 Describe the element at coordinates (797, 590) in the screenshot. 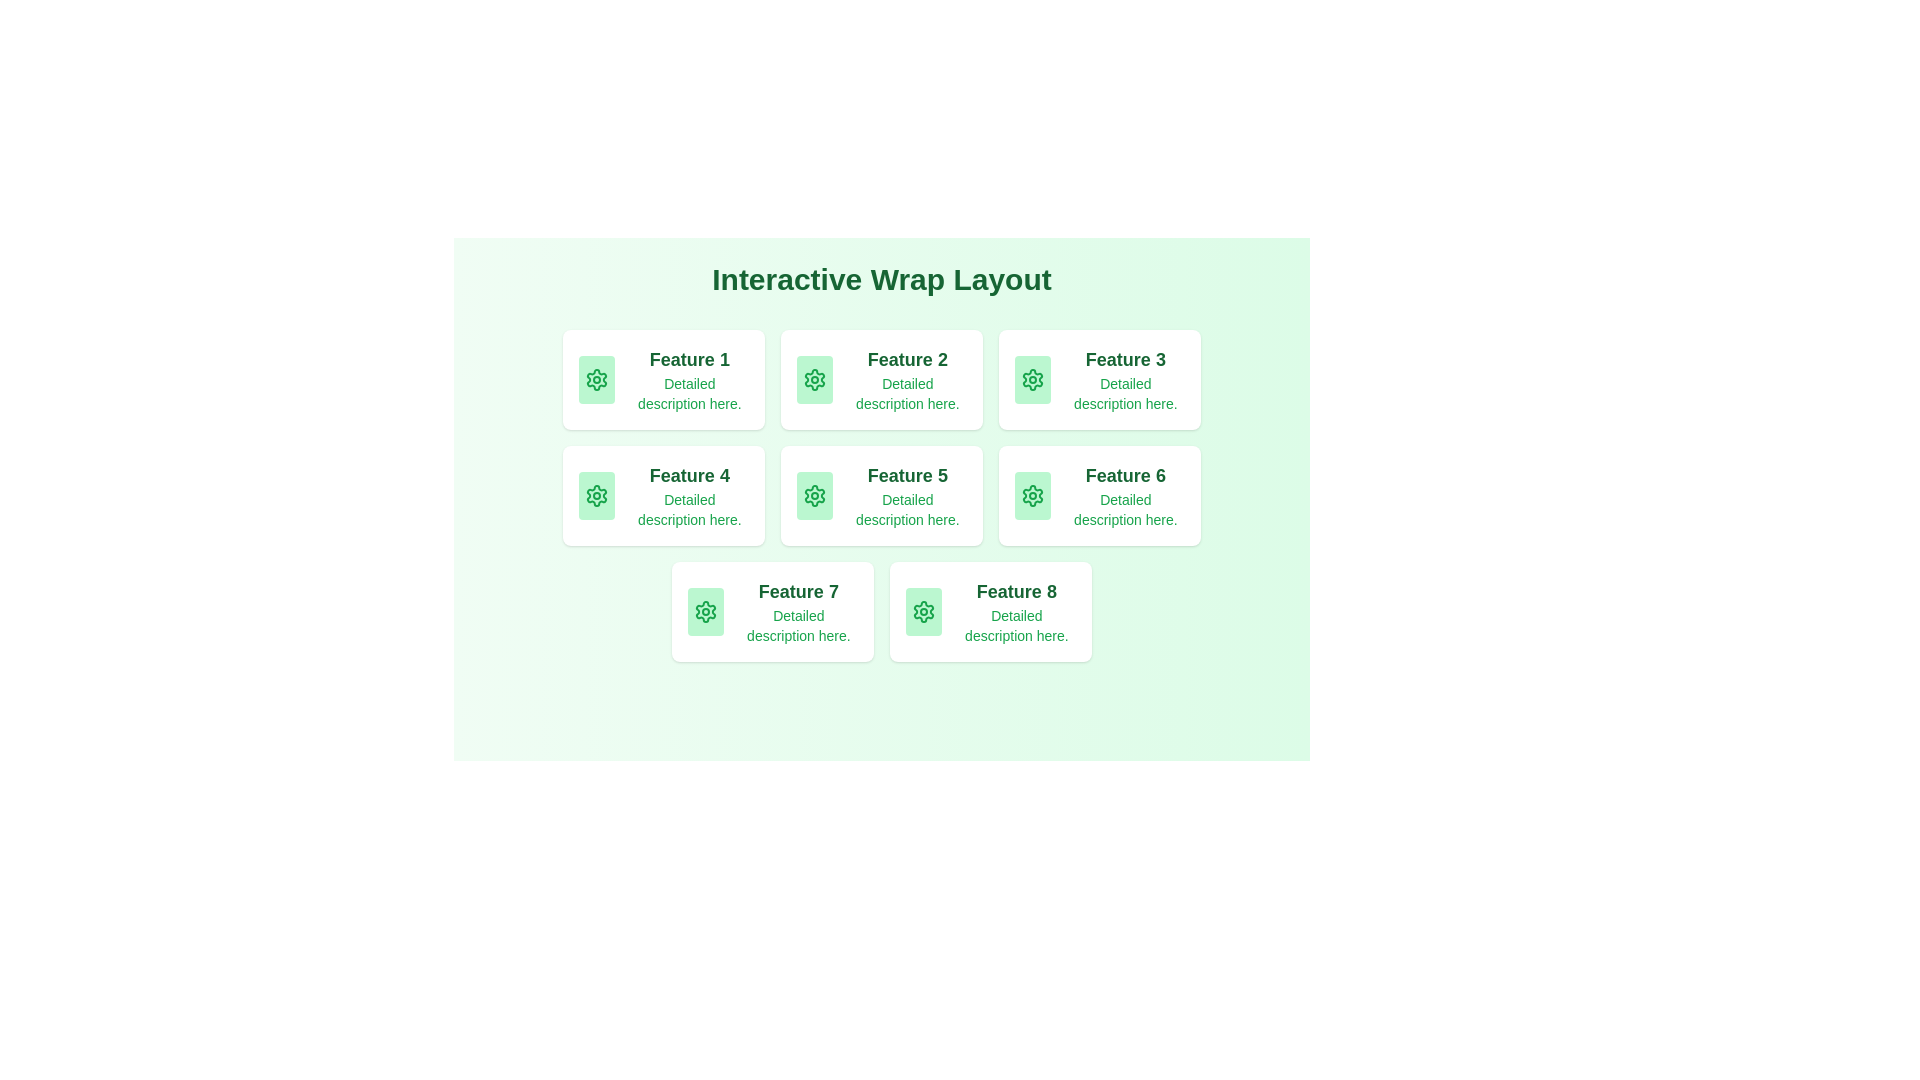

I see `the Label or heading text located in the lower row of cards, specifically on the leftmost card of this row, which serves as a title for the associated descriptive text` at that location.